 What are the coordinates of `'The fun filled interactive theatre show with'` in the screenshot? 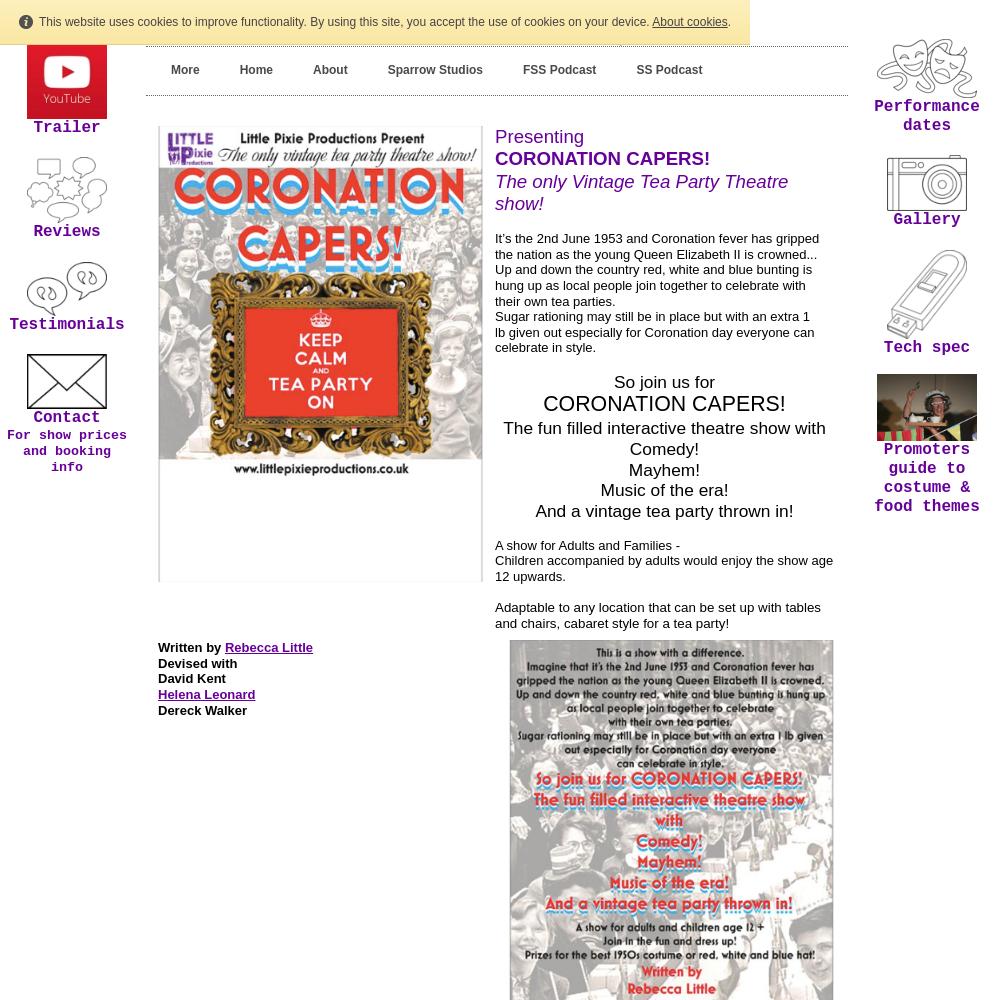 It's located at (663, 427).